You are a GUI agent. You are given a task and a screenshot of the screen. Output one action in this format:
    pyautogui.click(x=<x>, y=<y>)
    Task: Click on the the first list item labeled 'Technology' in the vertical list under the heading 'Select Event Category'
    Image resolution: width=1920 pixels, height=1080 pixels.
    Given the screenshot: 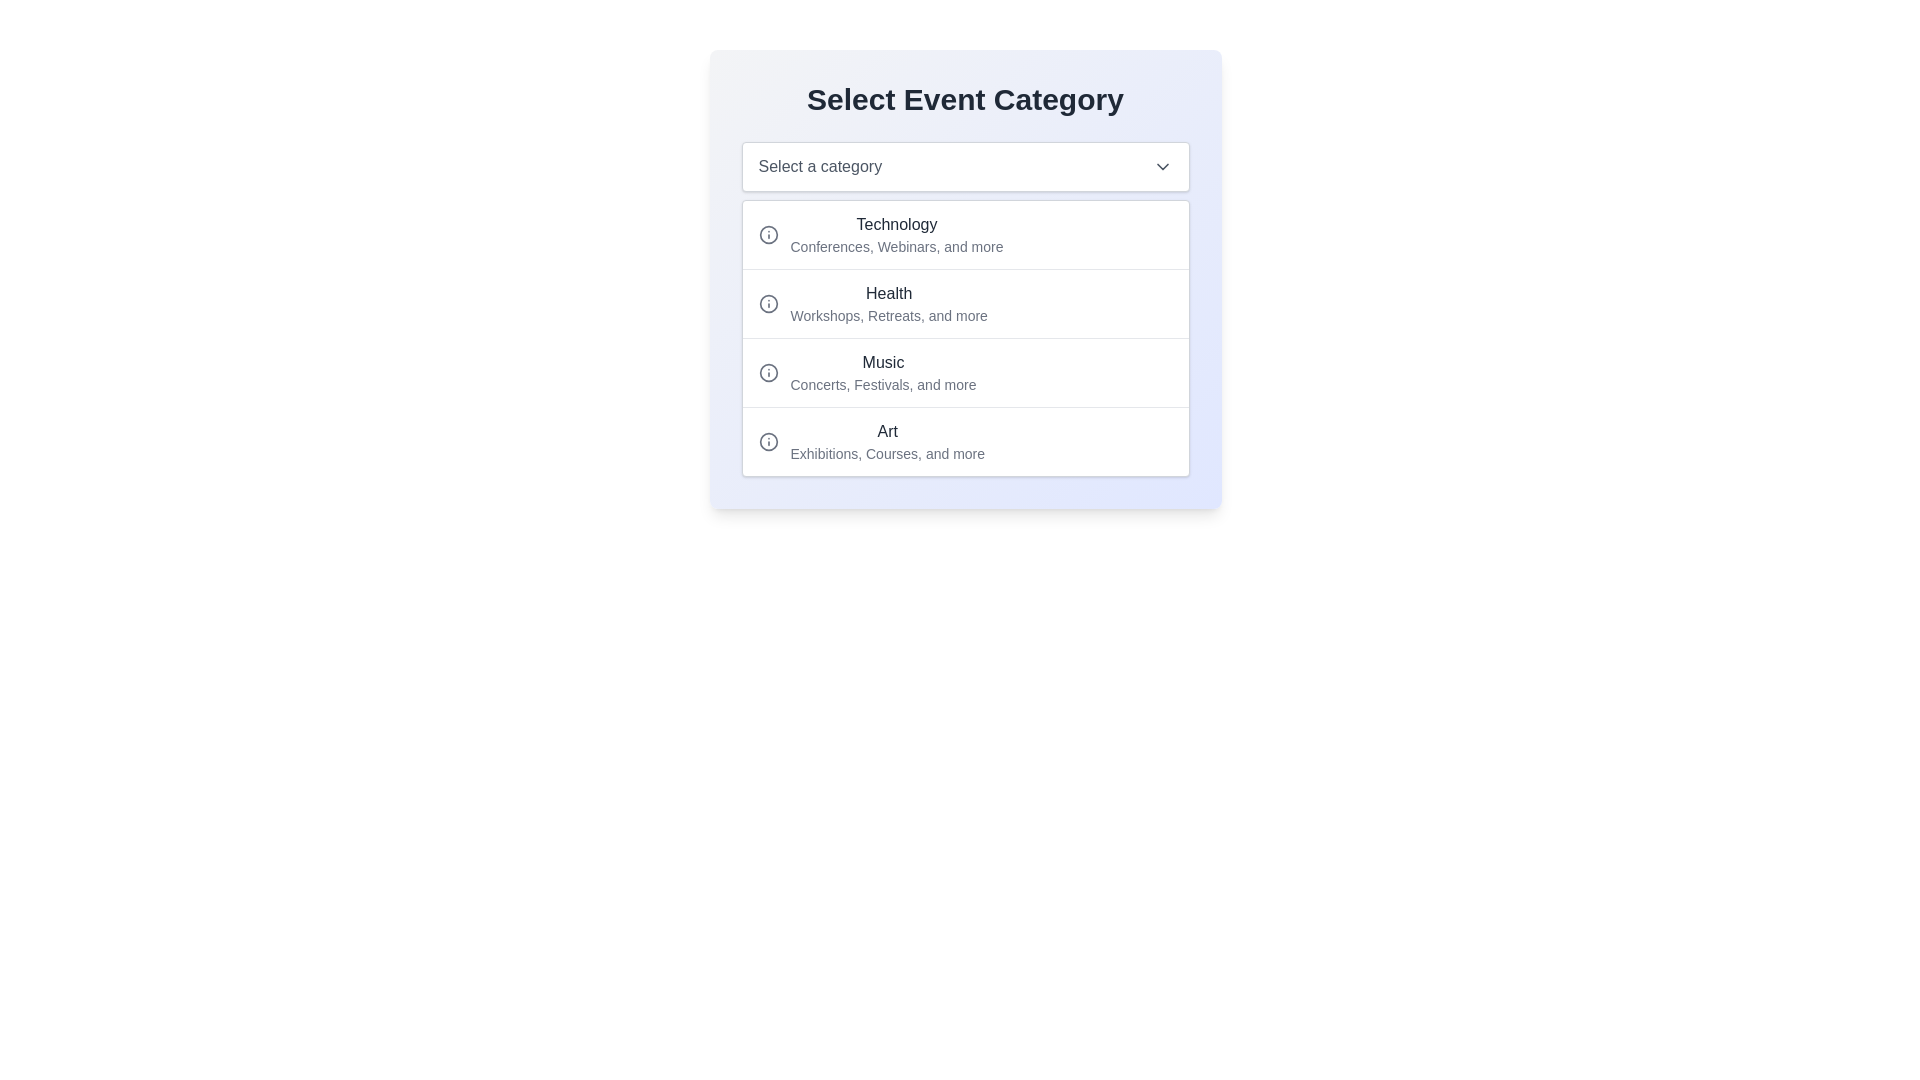 What is the action you would take?
    pyautogui.click(x=965, y=234)
    